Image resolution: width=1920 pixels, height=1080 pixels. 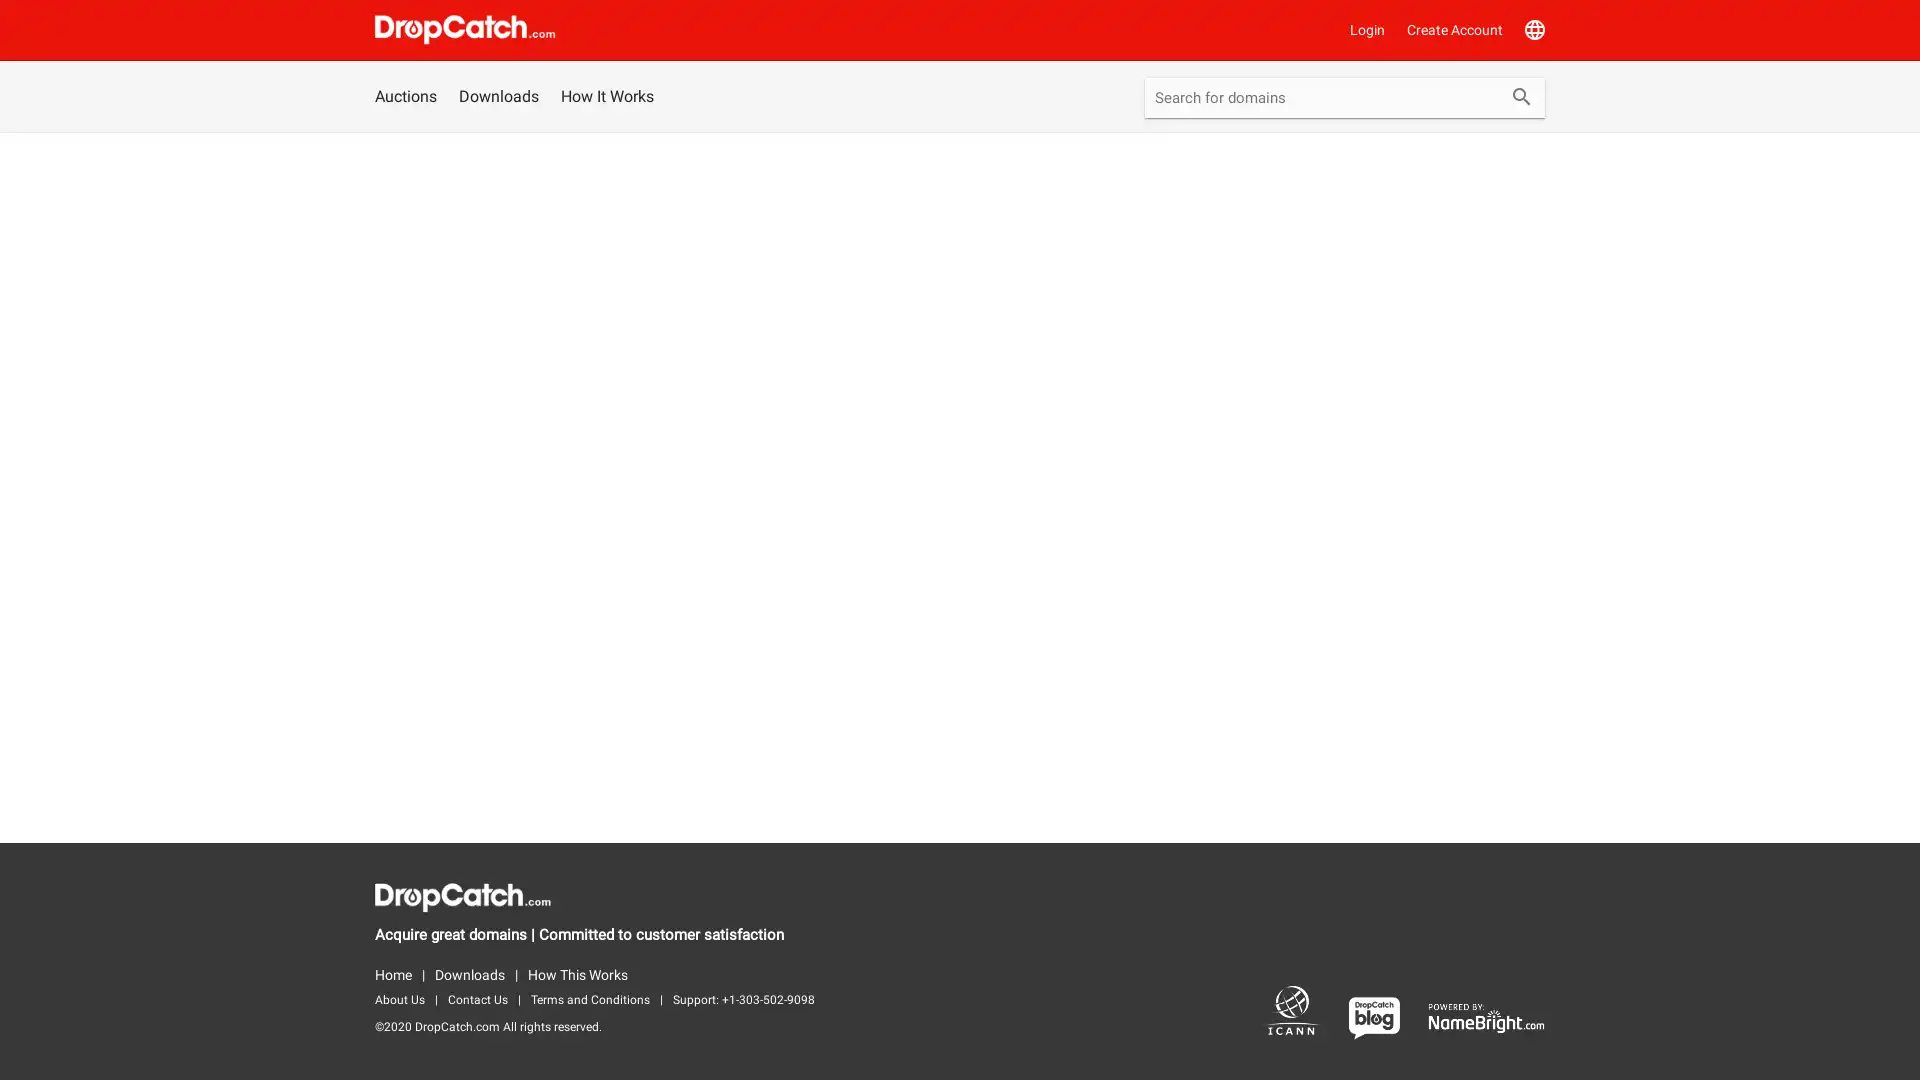 I want to click on Bid, so click(x=1502, y=682).